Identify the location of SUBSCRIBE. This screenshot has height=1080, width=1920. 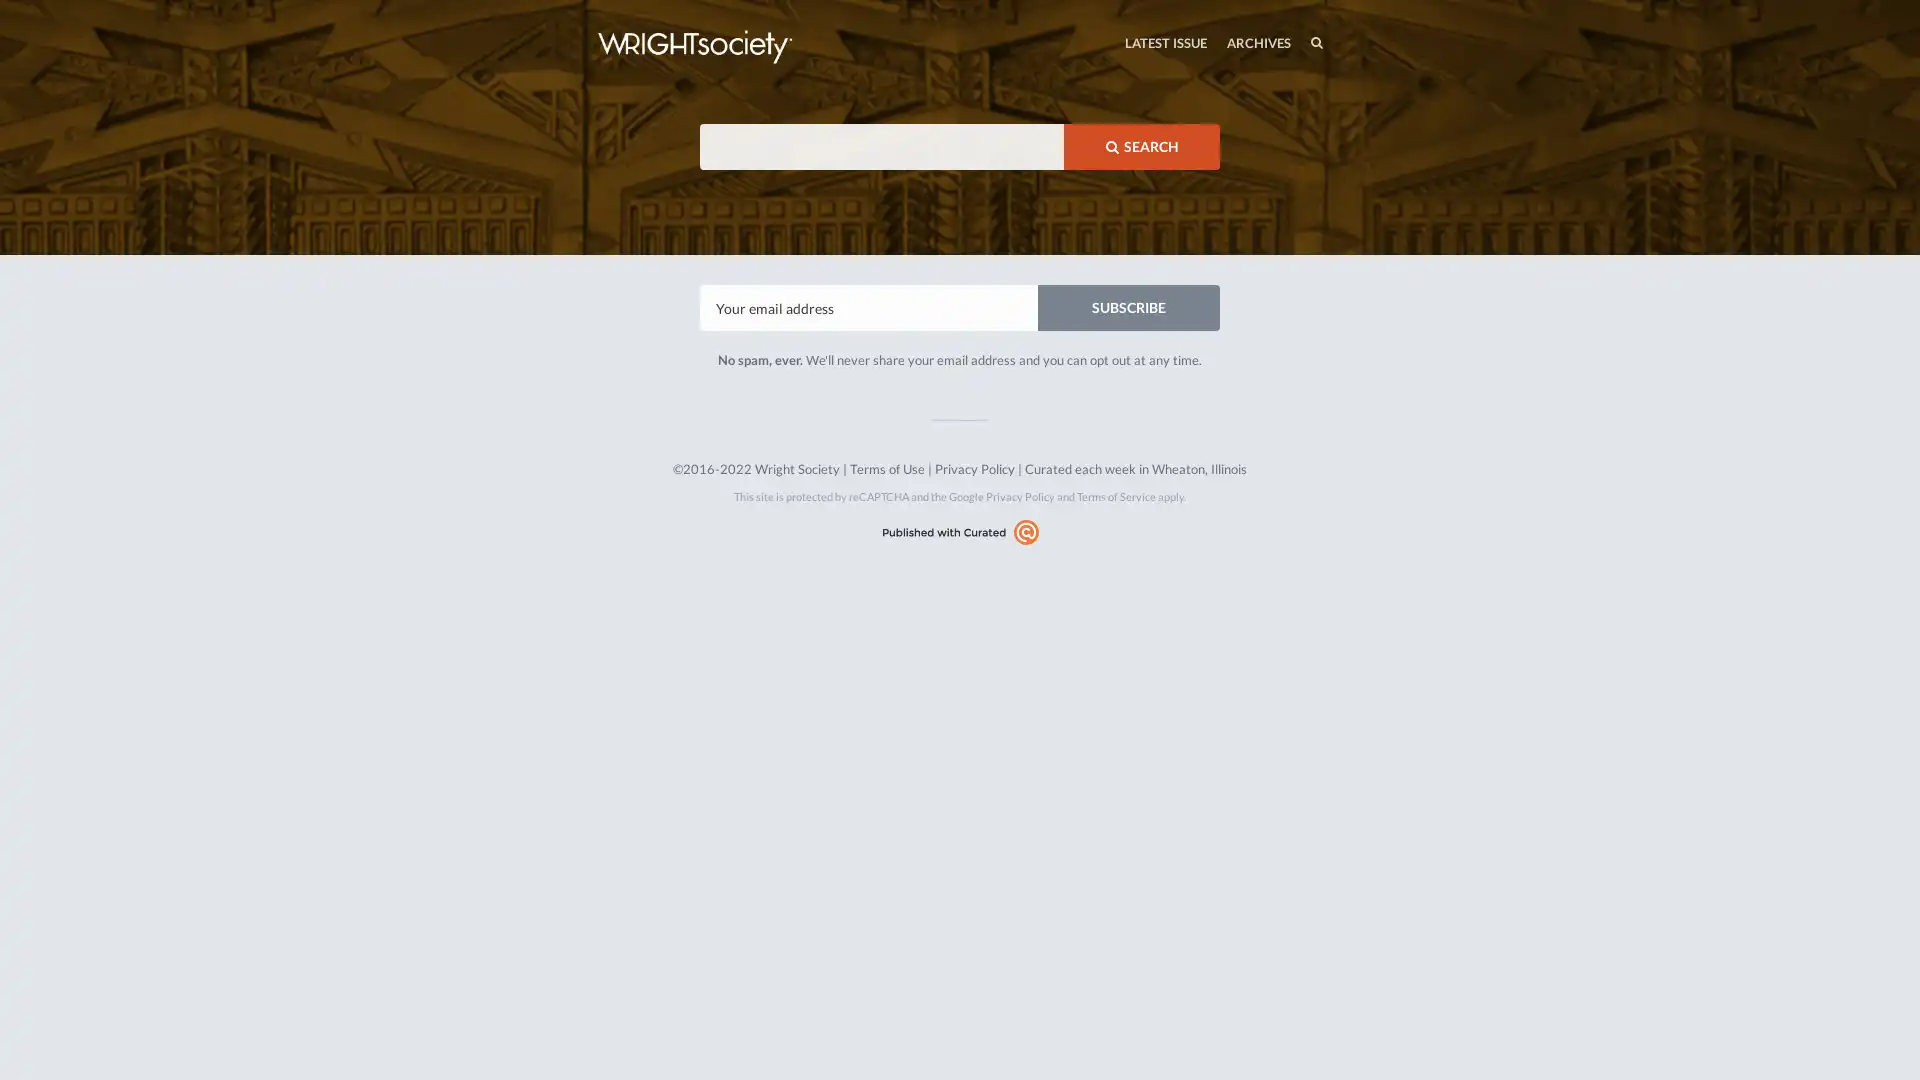
(1128, 308).